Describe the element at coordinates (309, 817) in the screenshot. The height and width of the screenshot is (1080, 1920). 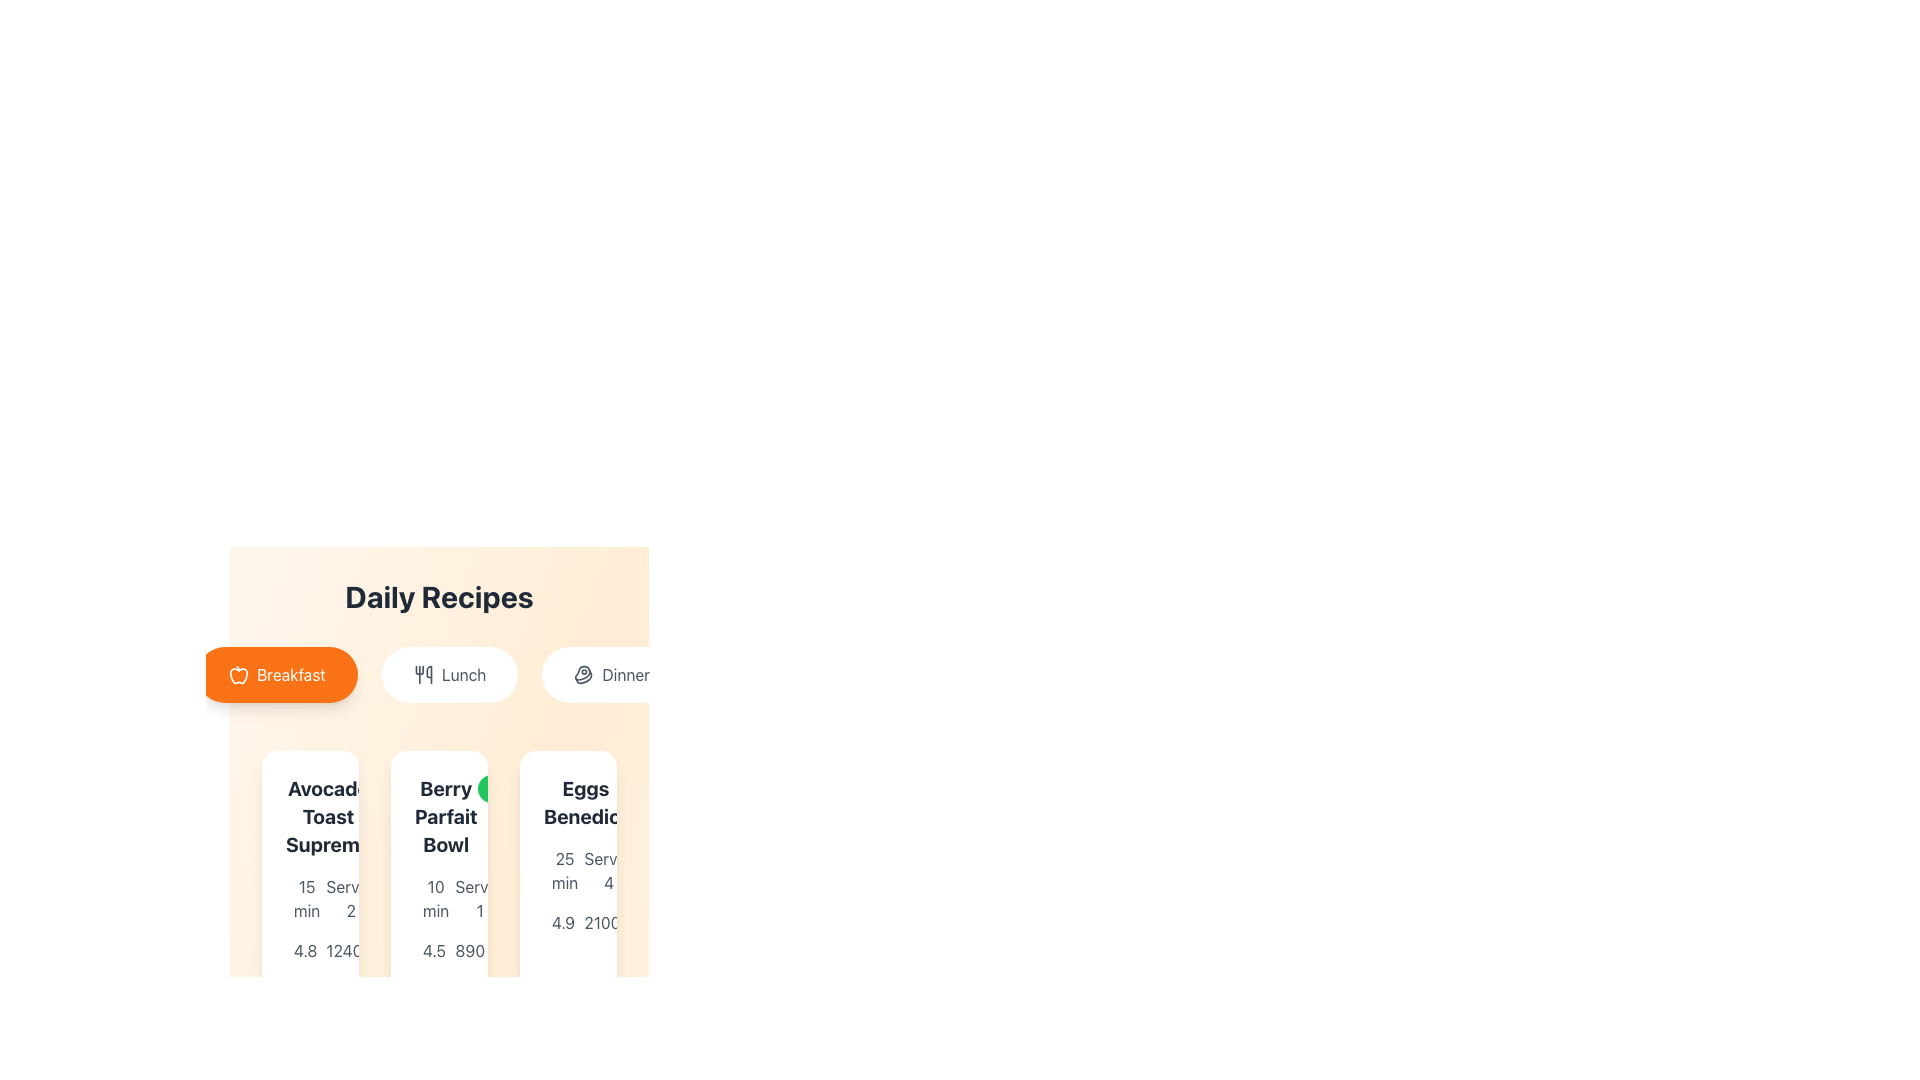
I see `the text block displaying 'Avocado Toast Supreme' with a green background and rounded edges, located in the 'Daily Recipes' section below the 'Breakfast' button` at that location.